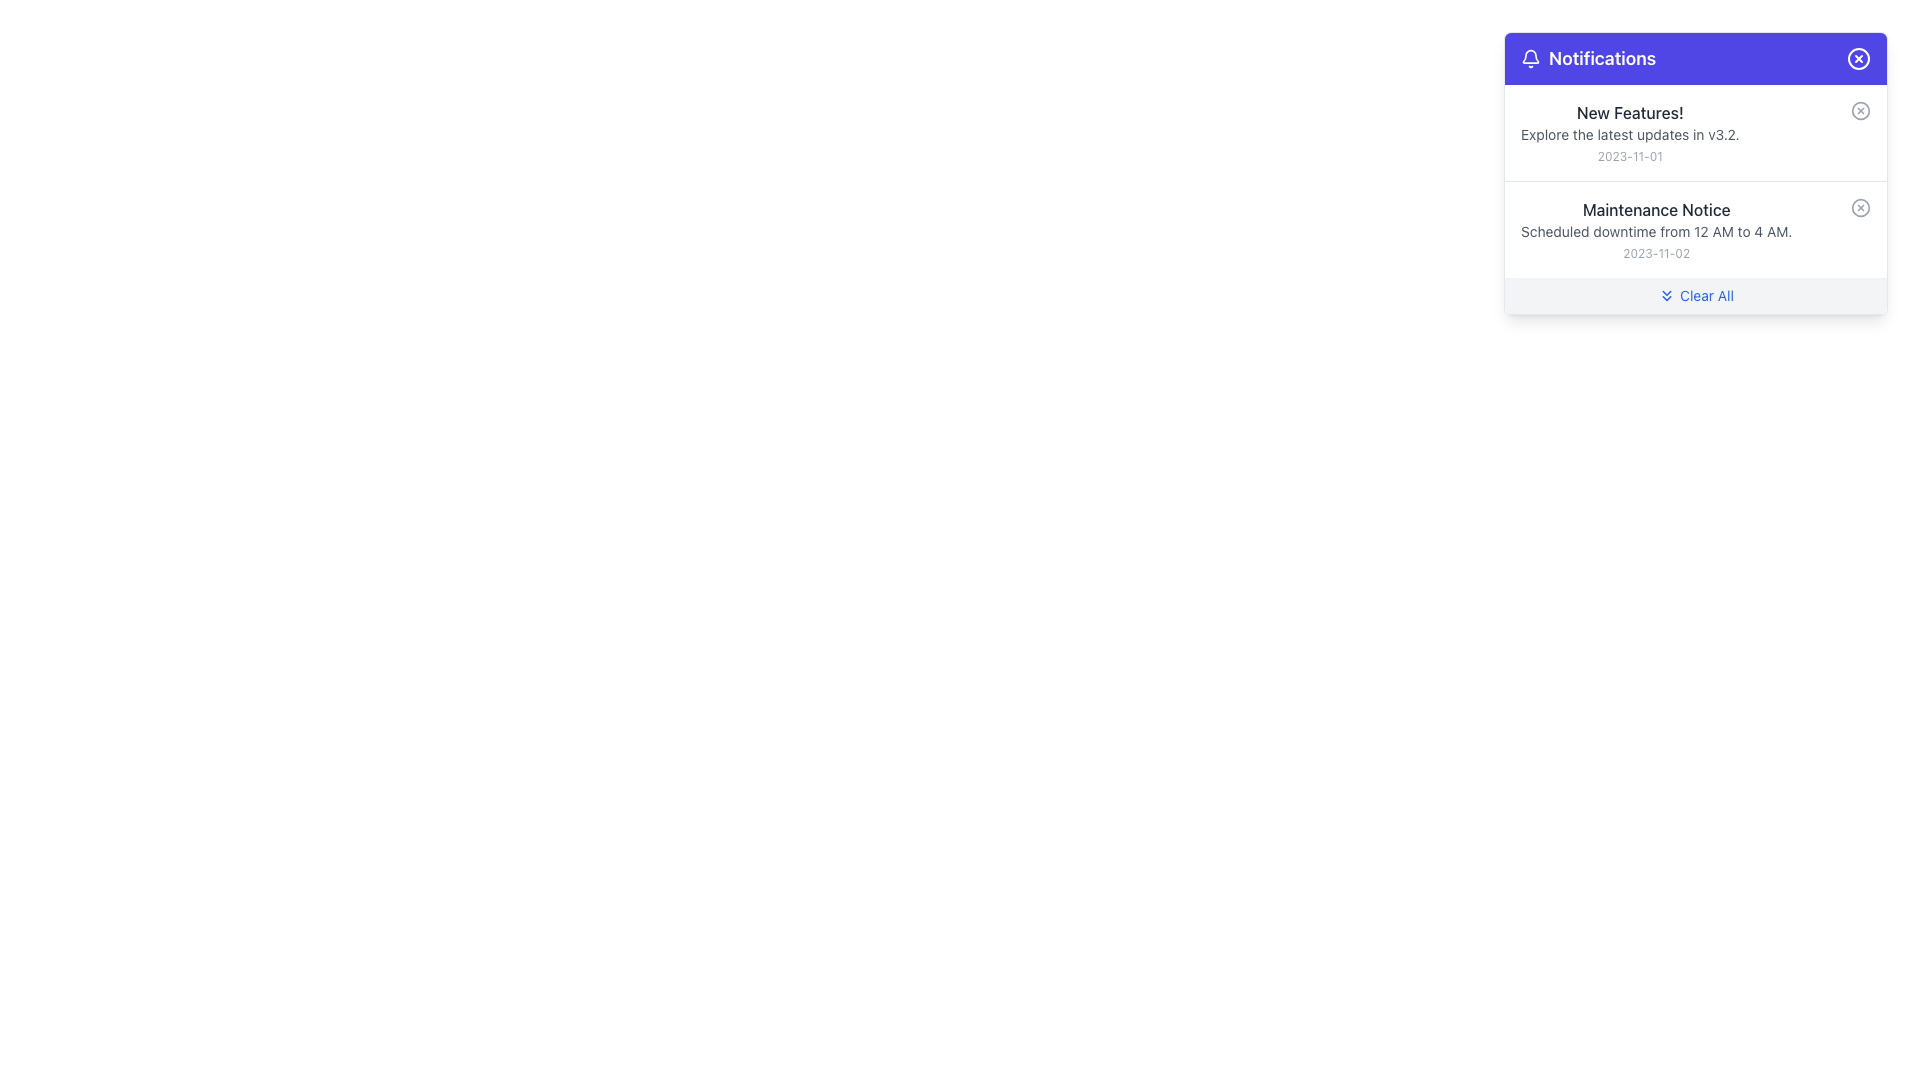 The image size is (1920, 1080). I want to click on the bell-shaped icon in the top-left corner of the header bar for the 'Notifications' section, which is styled in white and indicates alerts or notifications, so click(1530, 57).